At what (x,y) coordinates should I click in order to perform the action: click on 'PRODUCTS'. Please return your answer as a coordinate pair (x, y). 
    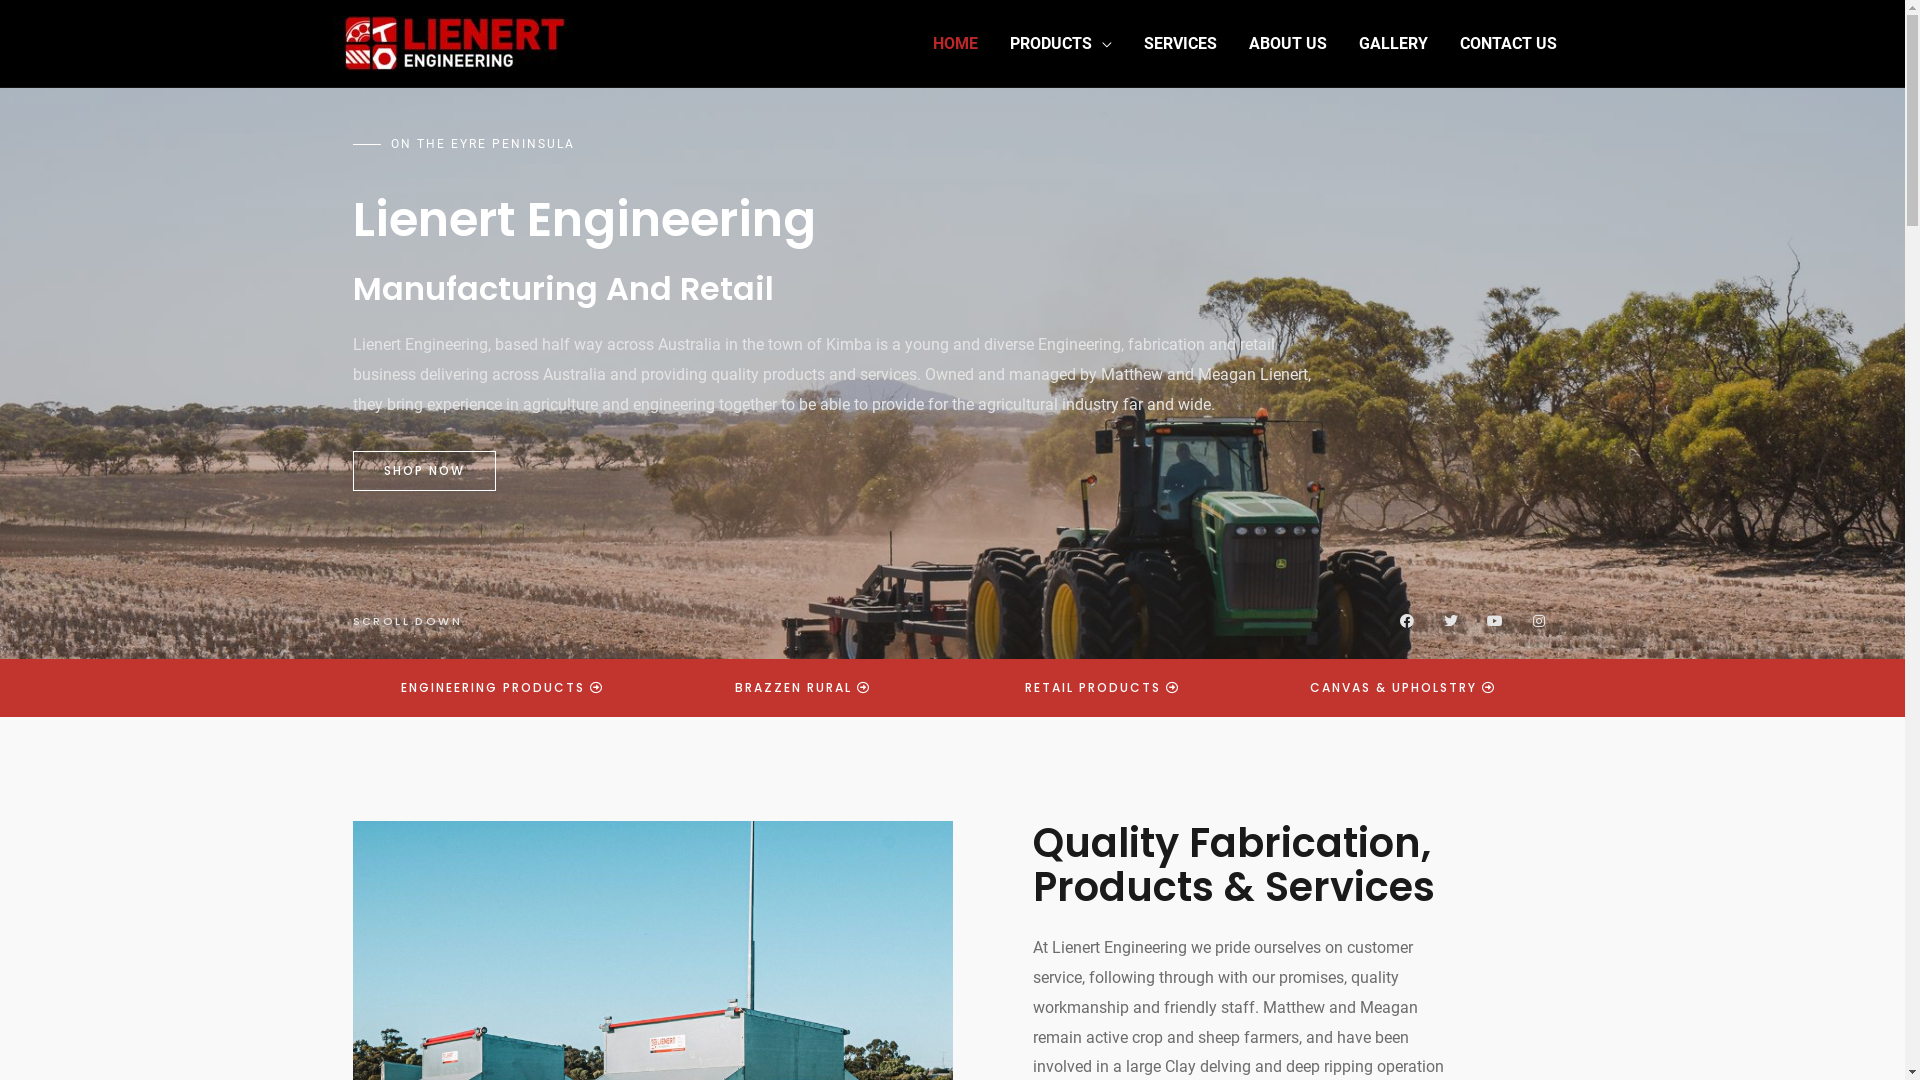
    Looking at the image, I should click on (1059, 43).